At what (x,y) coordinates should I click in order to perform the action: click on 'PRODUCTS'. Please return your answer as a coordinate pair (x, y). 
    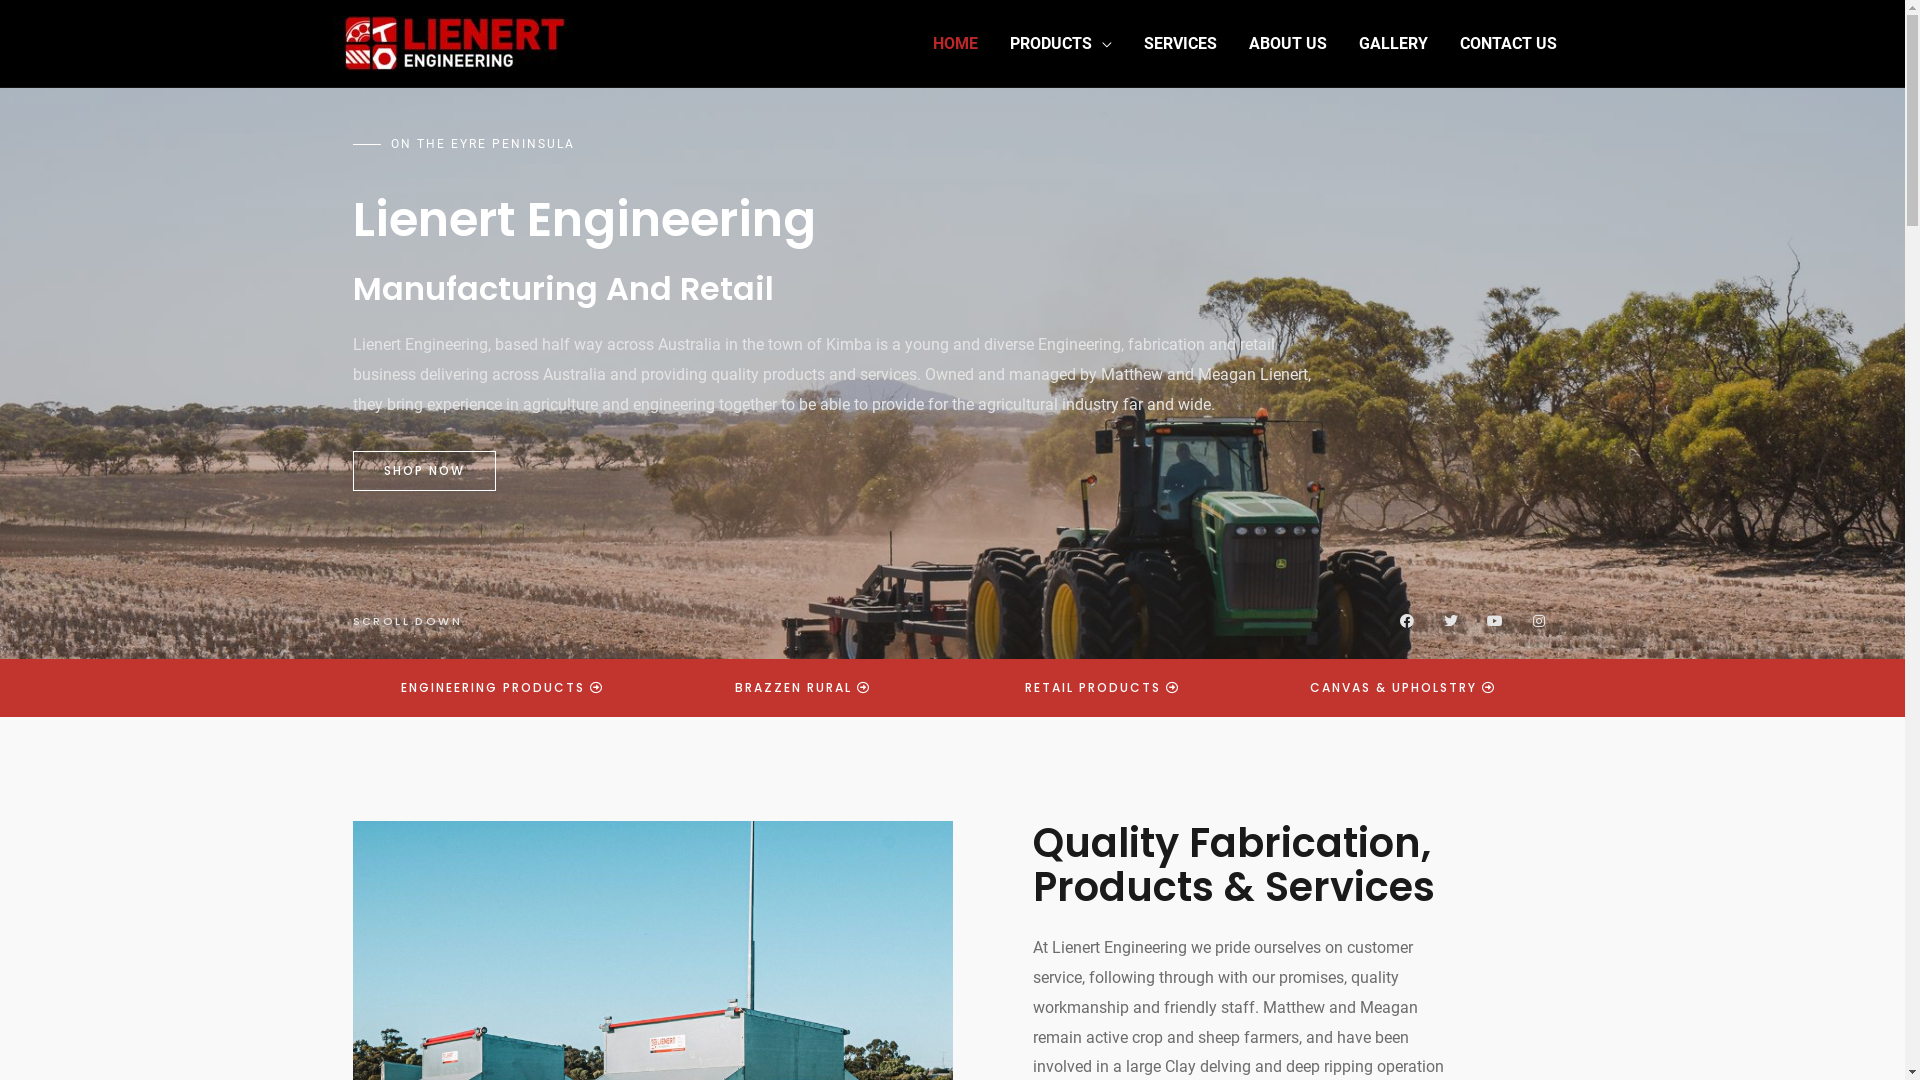
    Looking at the image, I should click on (1059, 43).